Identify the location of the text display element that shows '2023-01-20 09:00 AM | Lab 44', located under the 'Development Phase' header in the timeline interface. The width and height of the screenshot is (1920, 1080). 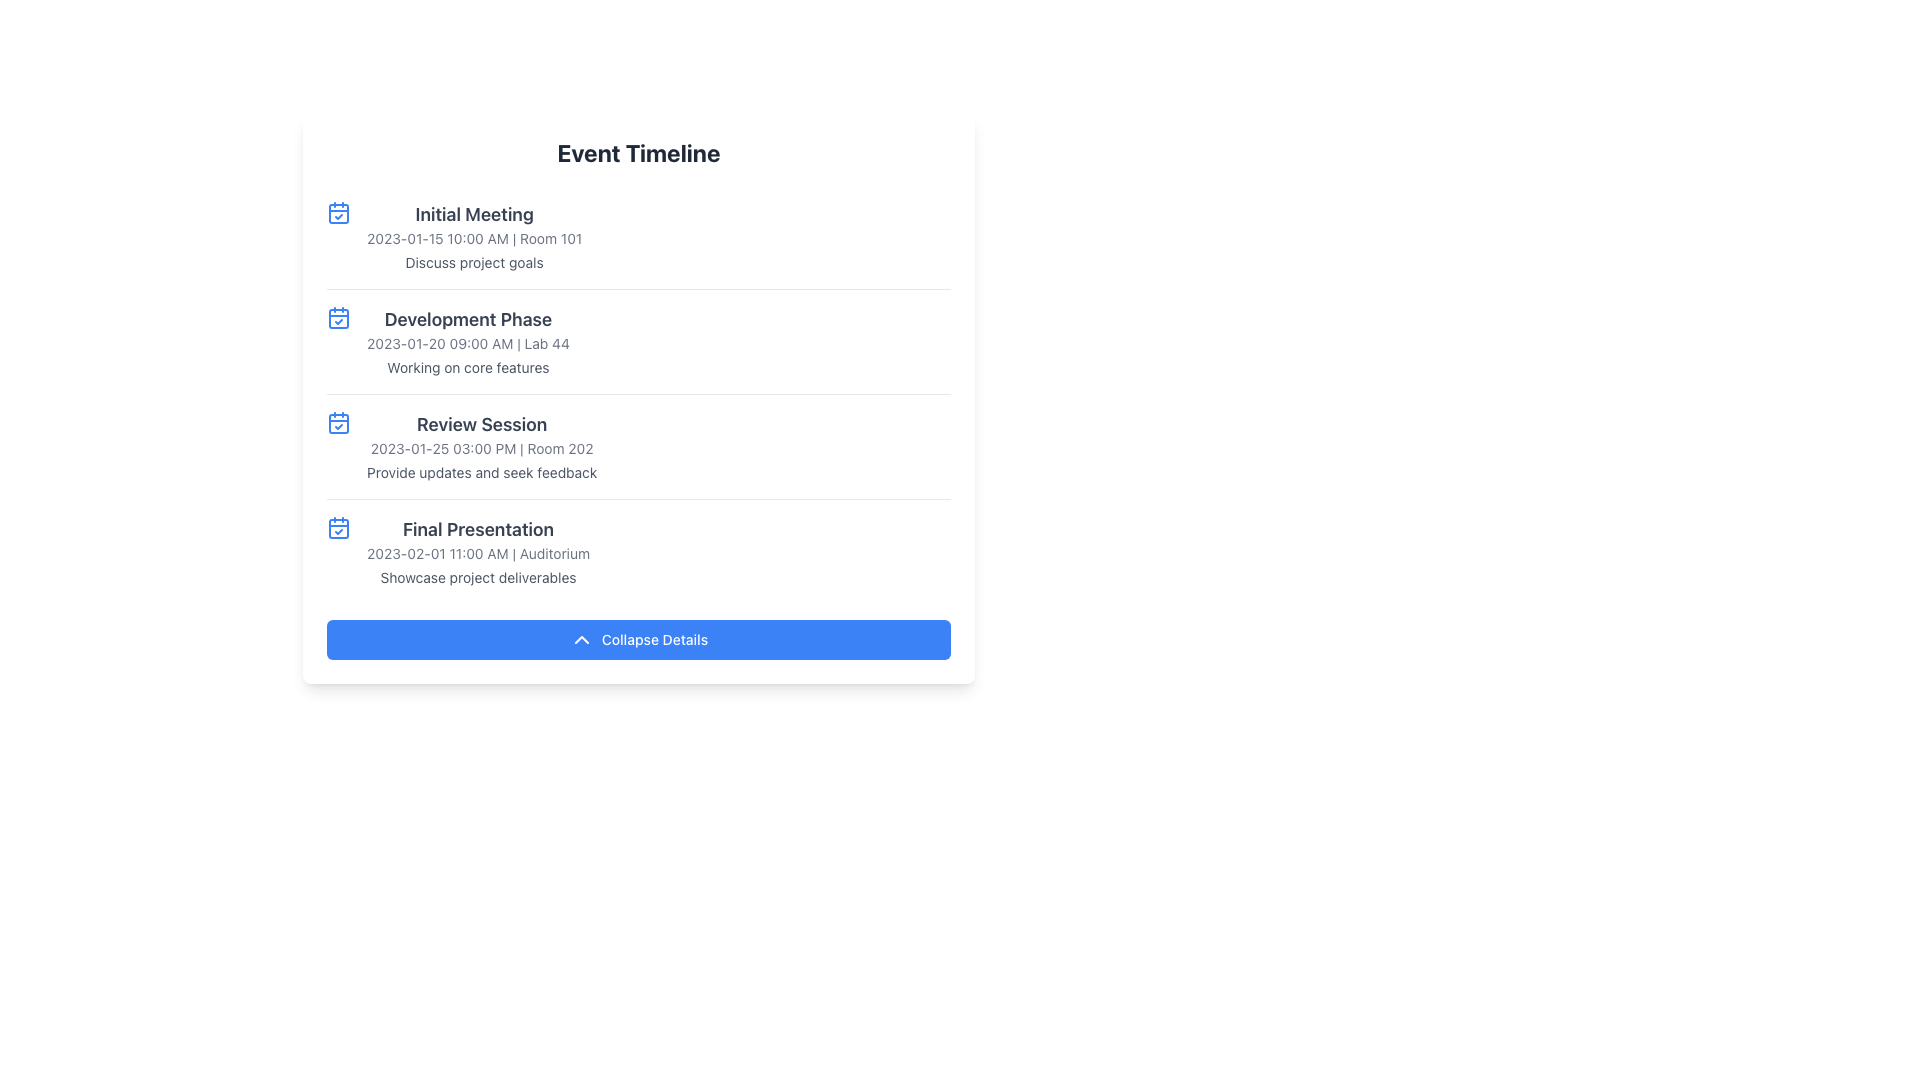
(467, 342).